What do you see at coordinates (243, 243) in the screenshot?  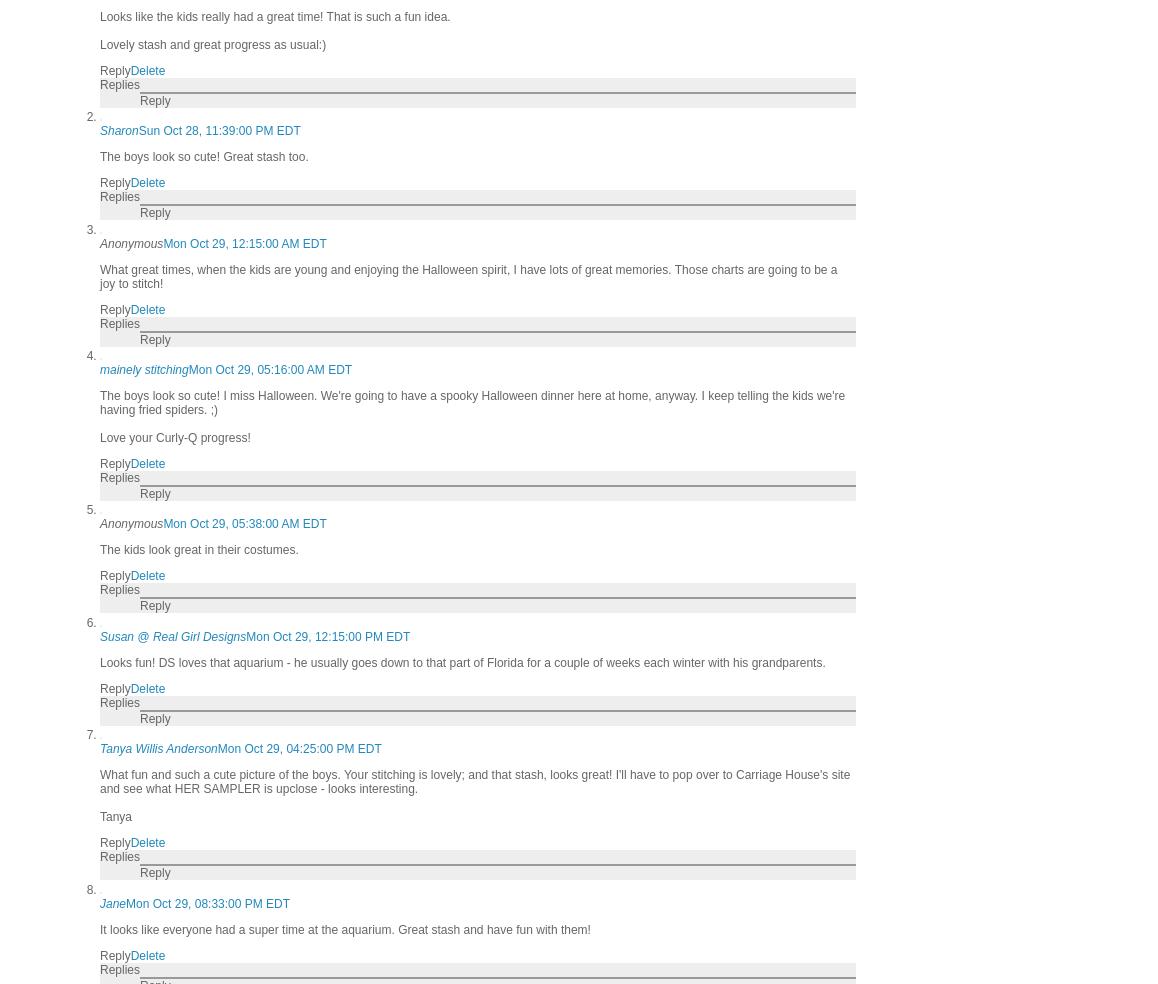 I see `'Mon Oct 29, 12:15:00 AM EDT'` at bounding box center [243, 243].